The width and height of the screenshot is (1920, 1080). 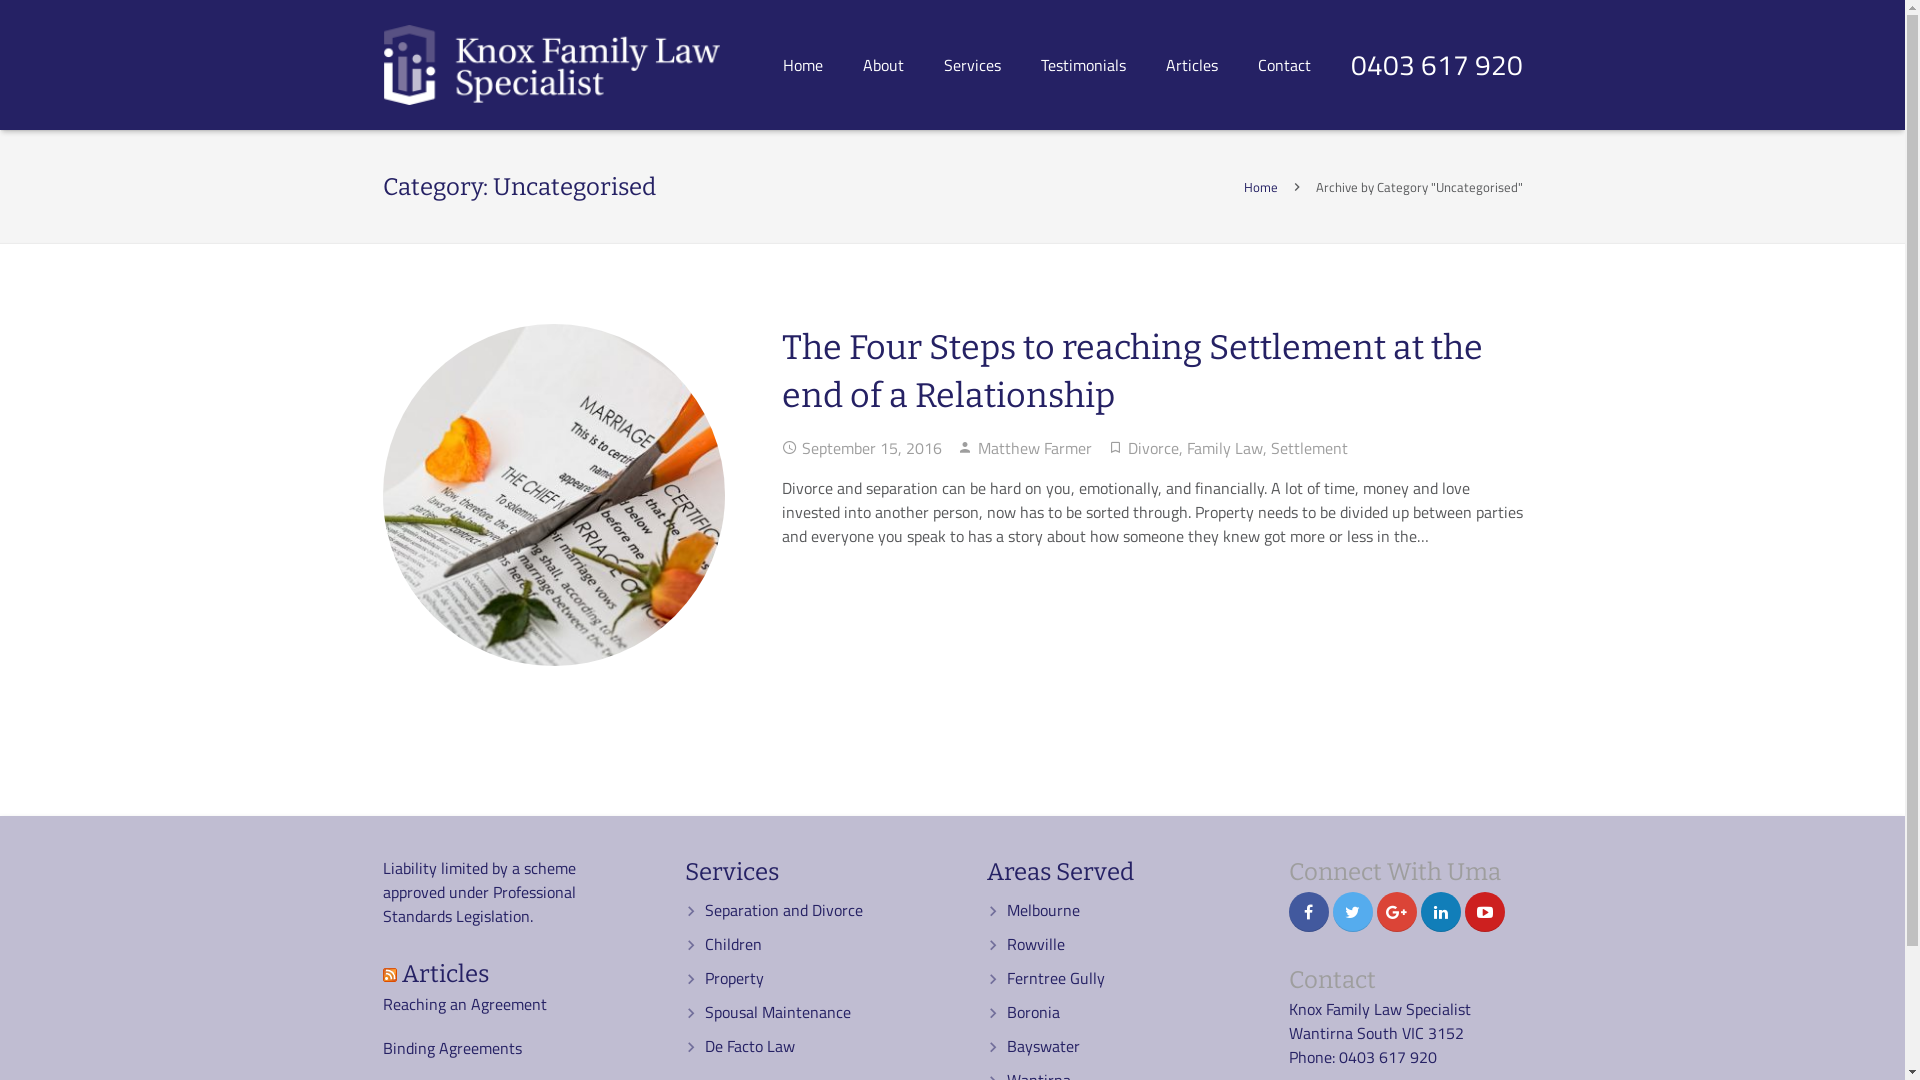 What do you see at coordinates (450, 1047) in the screenshot?
I see `'Binding Agreements'` at bounding box center [450, 1047].